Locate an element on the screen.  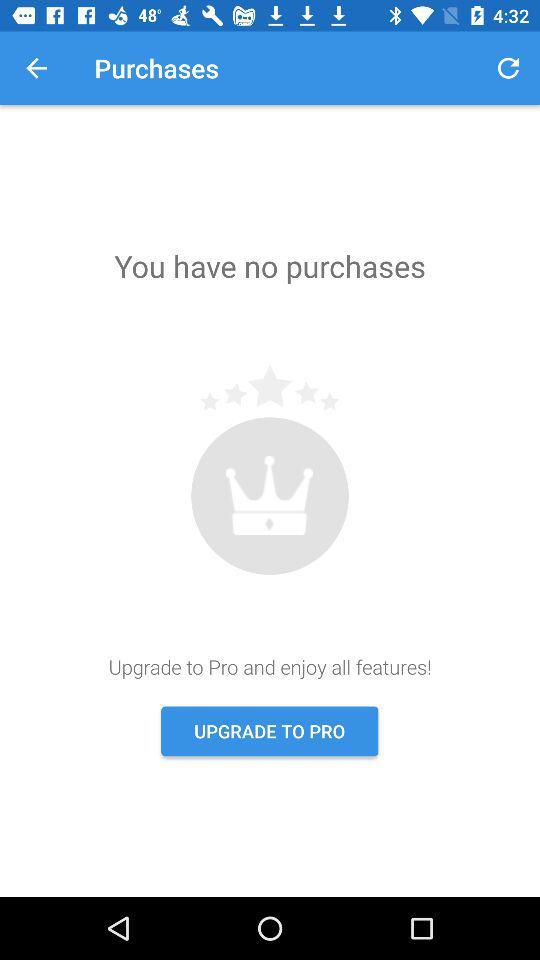
the item at the top right corner is located at coordinates (508, 68).